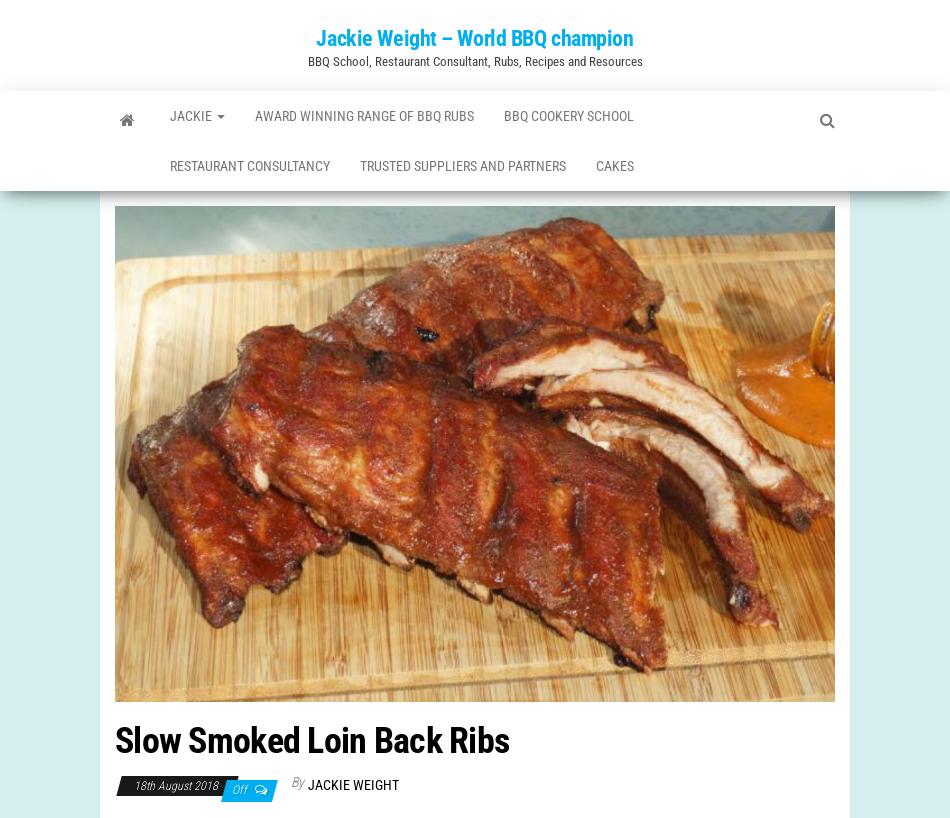 The width and height of the screenshot is (950, 818). Describe the element at coordinates (675, 178) in the screenshot. I see `'Cakes'` at that location.